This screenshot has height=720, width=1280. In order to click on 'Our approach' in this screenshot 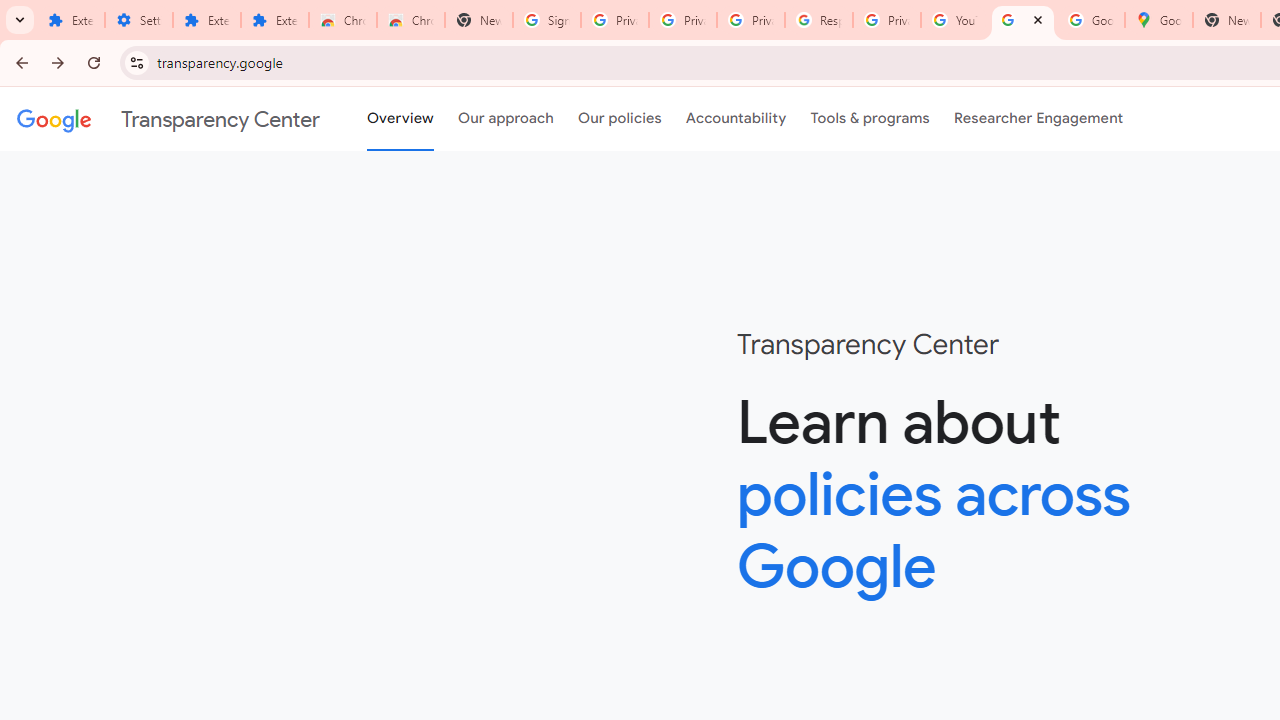, I will do `click(506, 119)`.